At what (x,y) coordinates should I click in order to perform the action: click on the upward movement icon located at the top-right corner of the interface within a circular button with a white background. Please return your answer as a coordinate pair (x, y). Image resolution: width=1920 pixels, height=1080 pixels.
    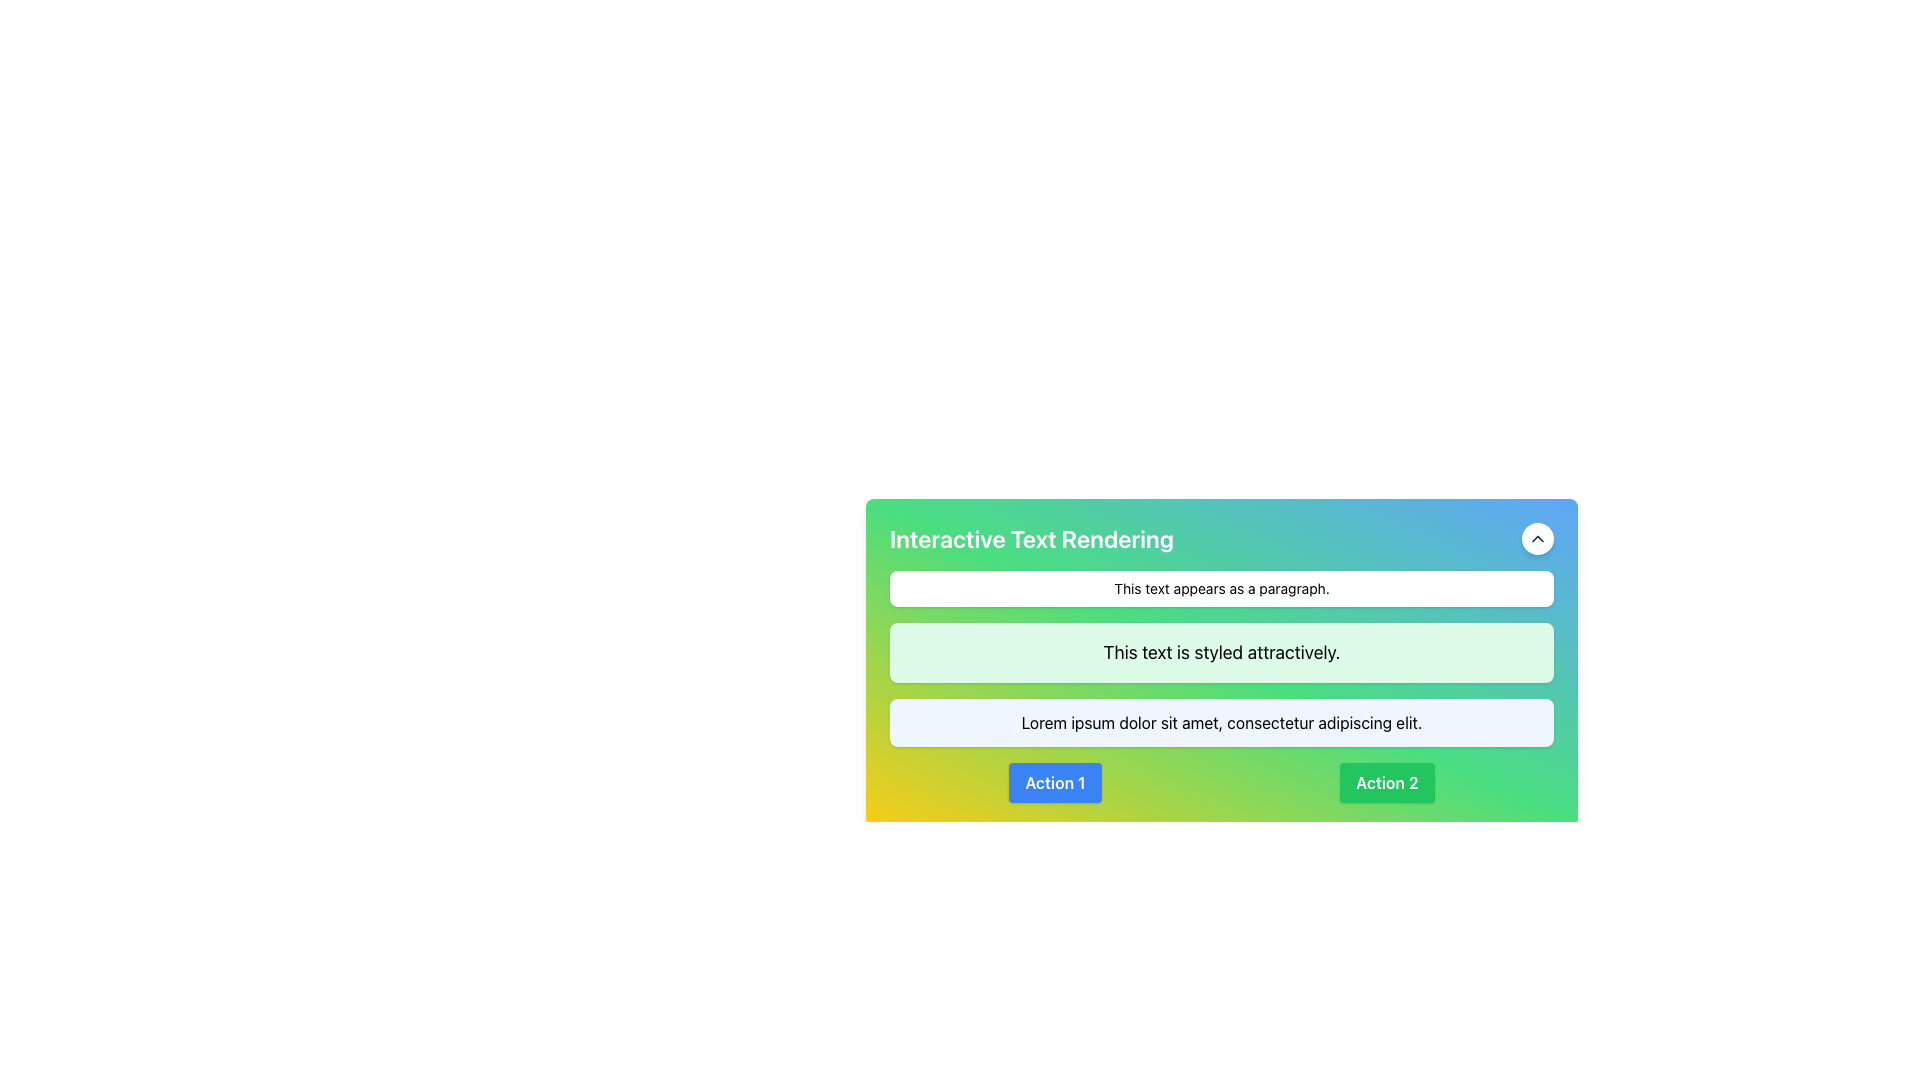
    Looking at the image, I should click on (1536, 538).